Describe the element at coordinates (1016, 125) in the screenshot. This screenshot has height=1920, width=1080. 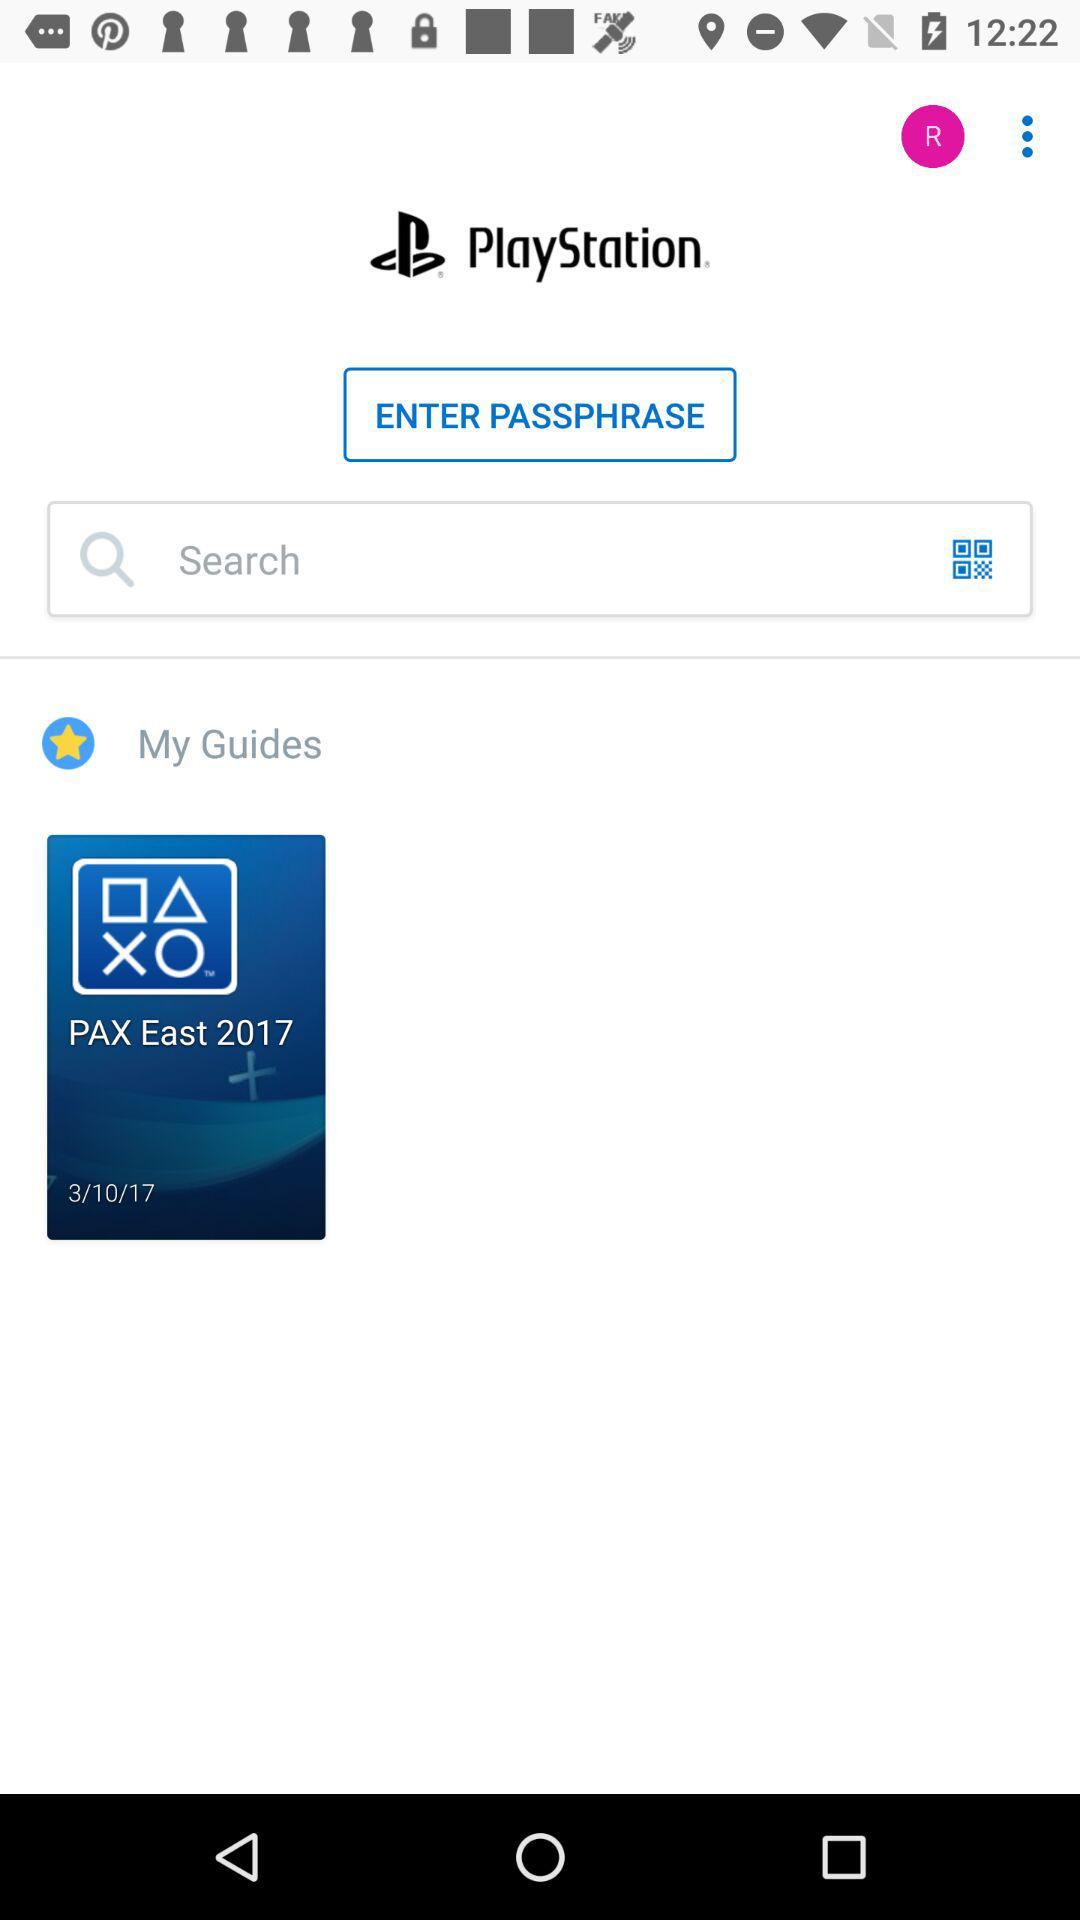
I see `the more icon` at that location.